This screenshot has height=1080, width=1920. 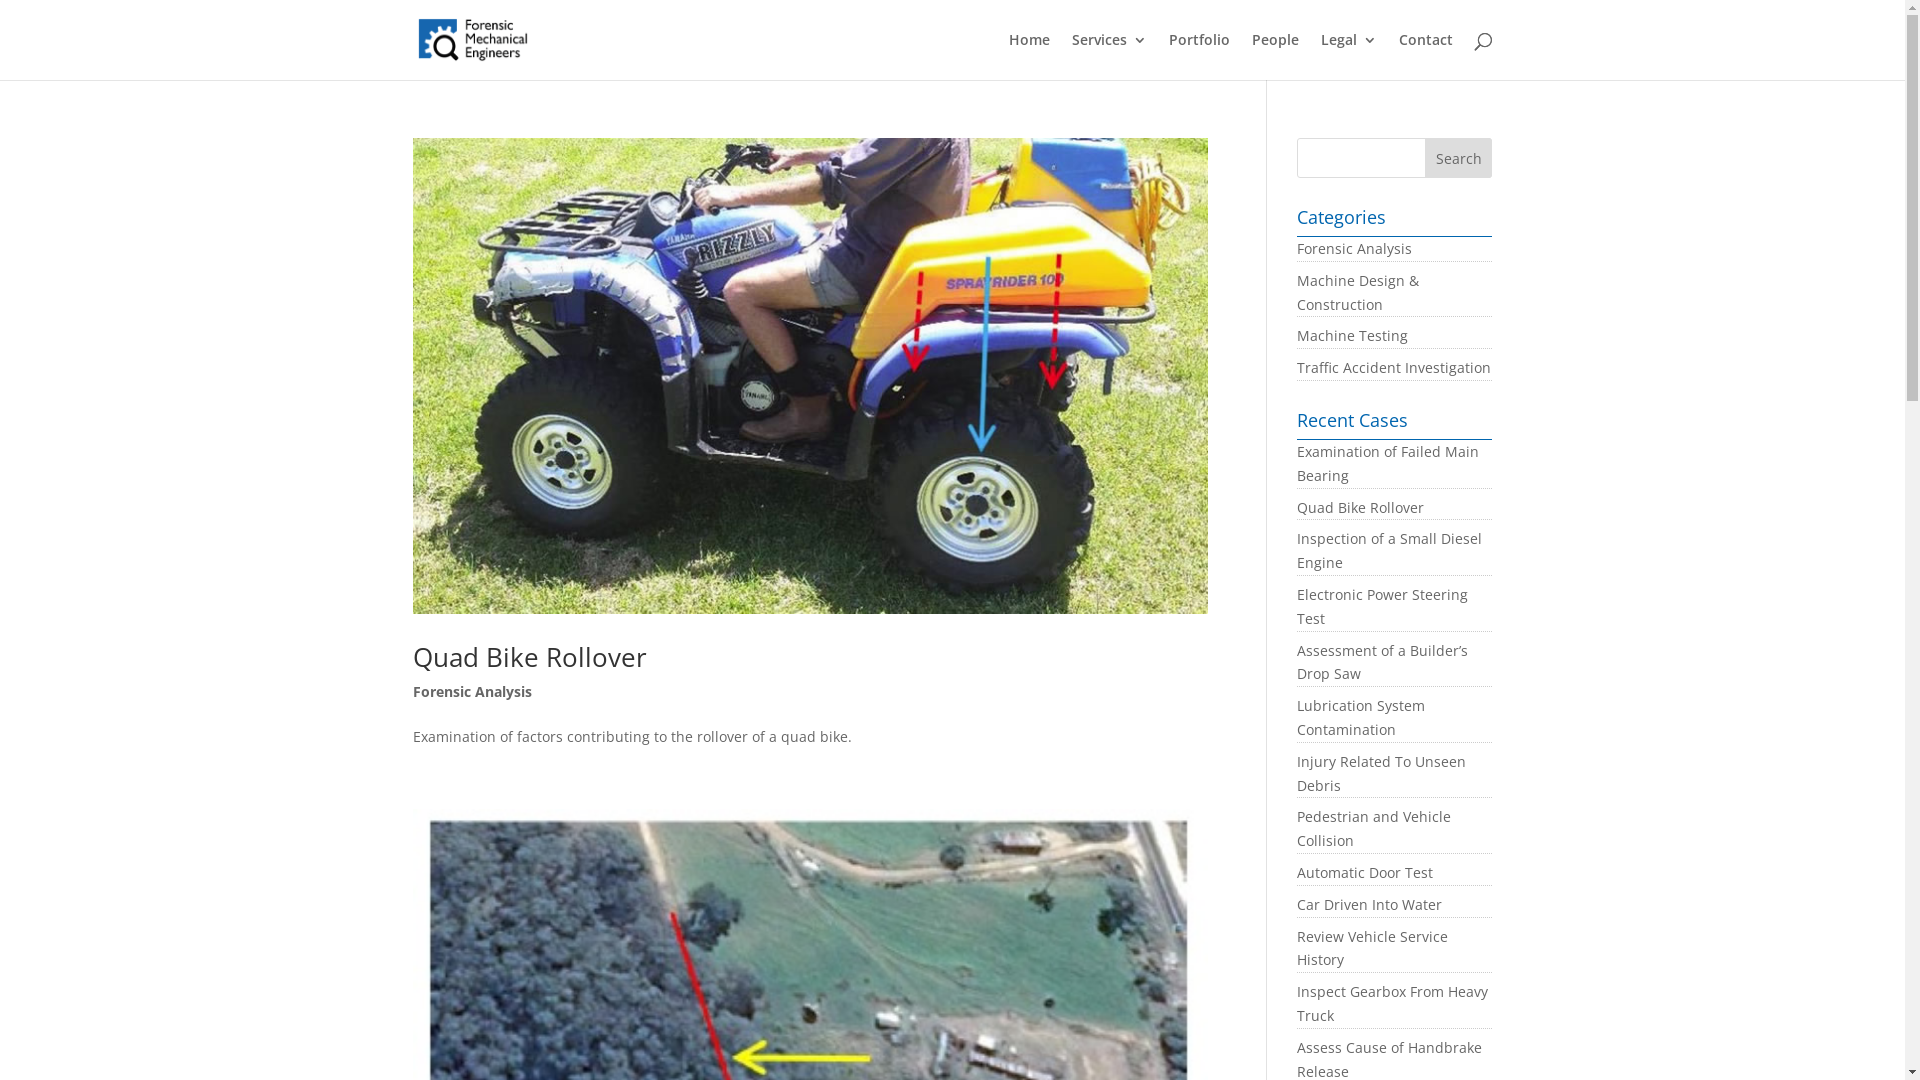 What do you see at coordinates (1360, 506) in the screenshot?
I see `'Quad Bike Rollover'` at bounding box center [1360, 506].